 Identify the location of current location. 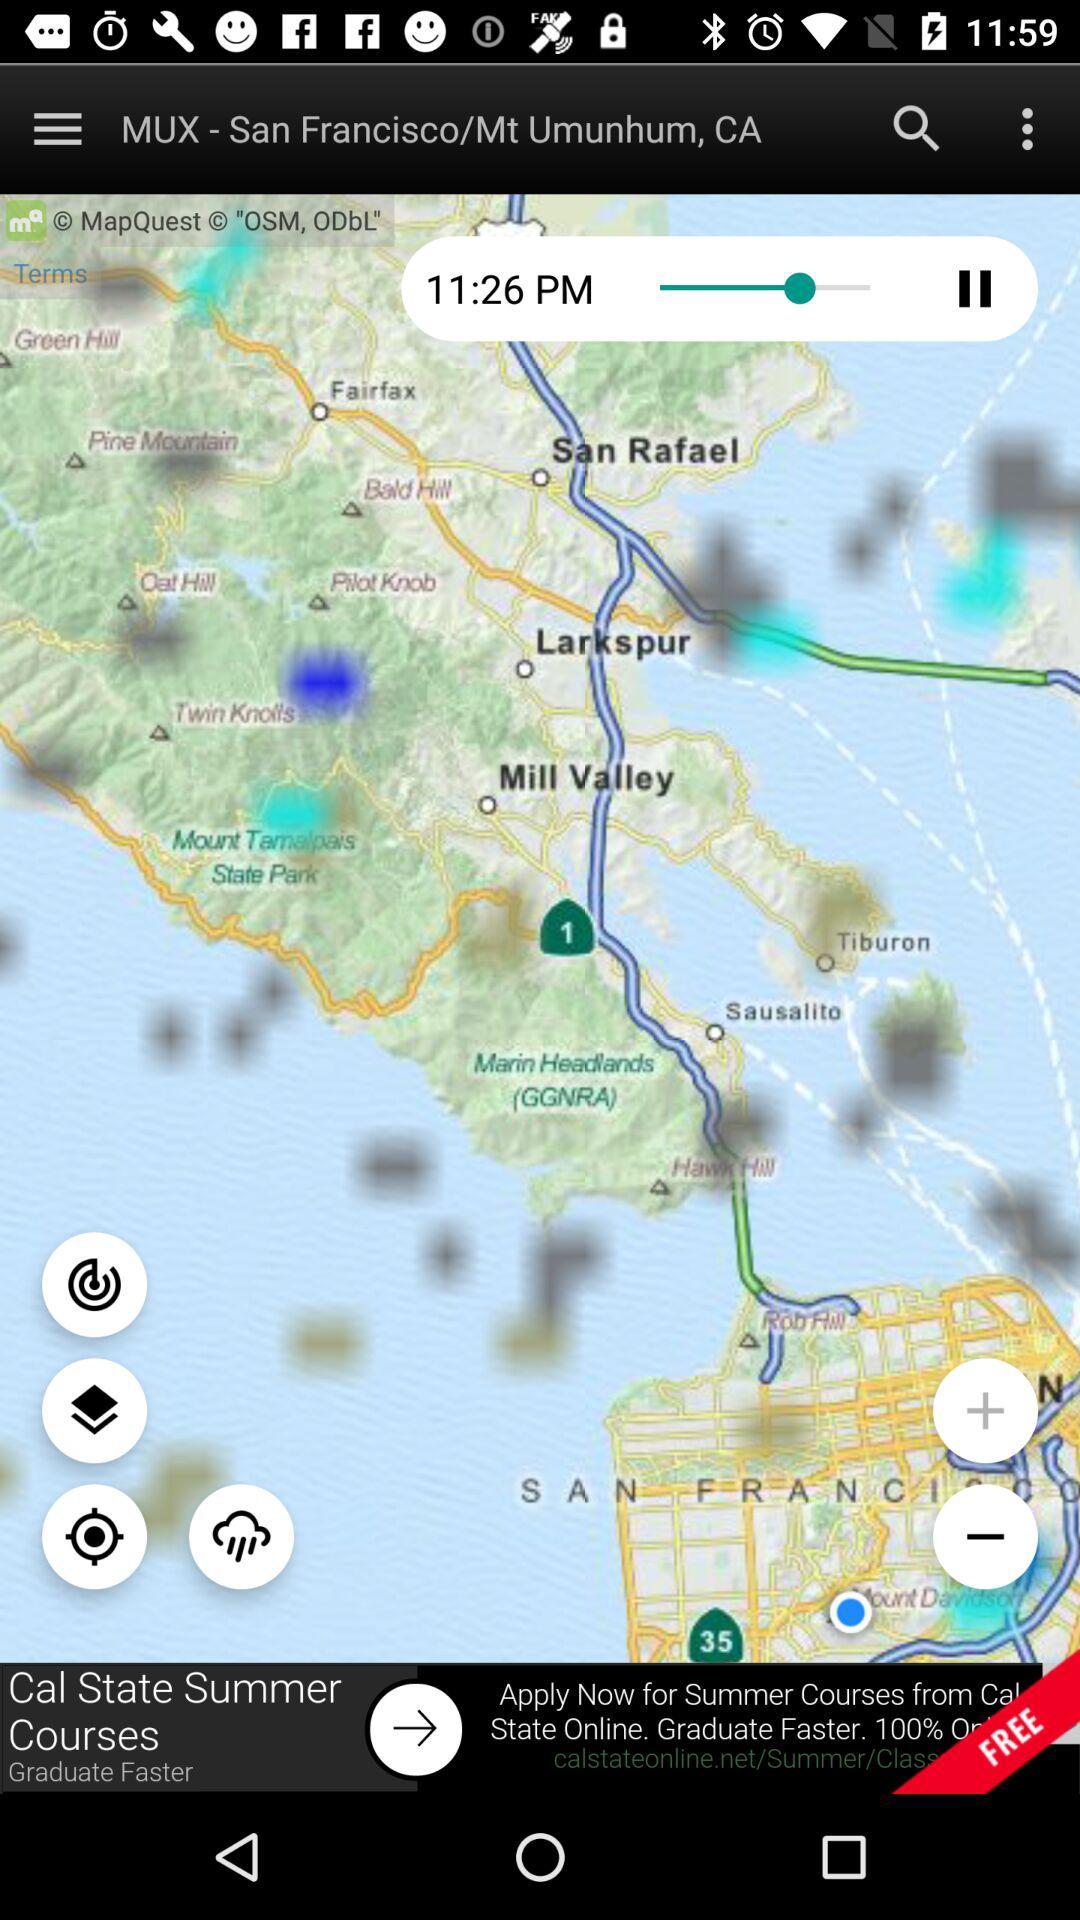
(94, 1535).